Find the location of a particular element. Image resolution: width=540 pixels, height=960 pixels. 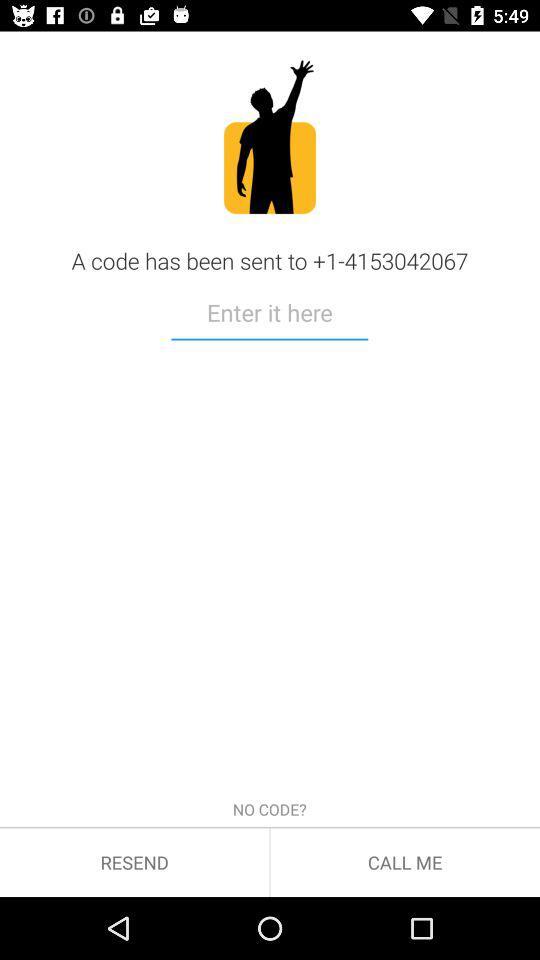

resend is located at coordinates (134, 861).